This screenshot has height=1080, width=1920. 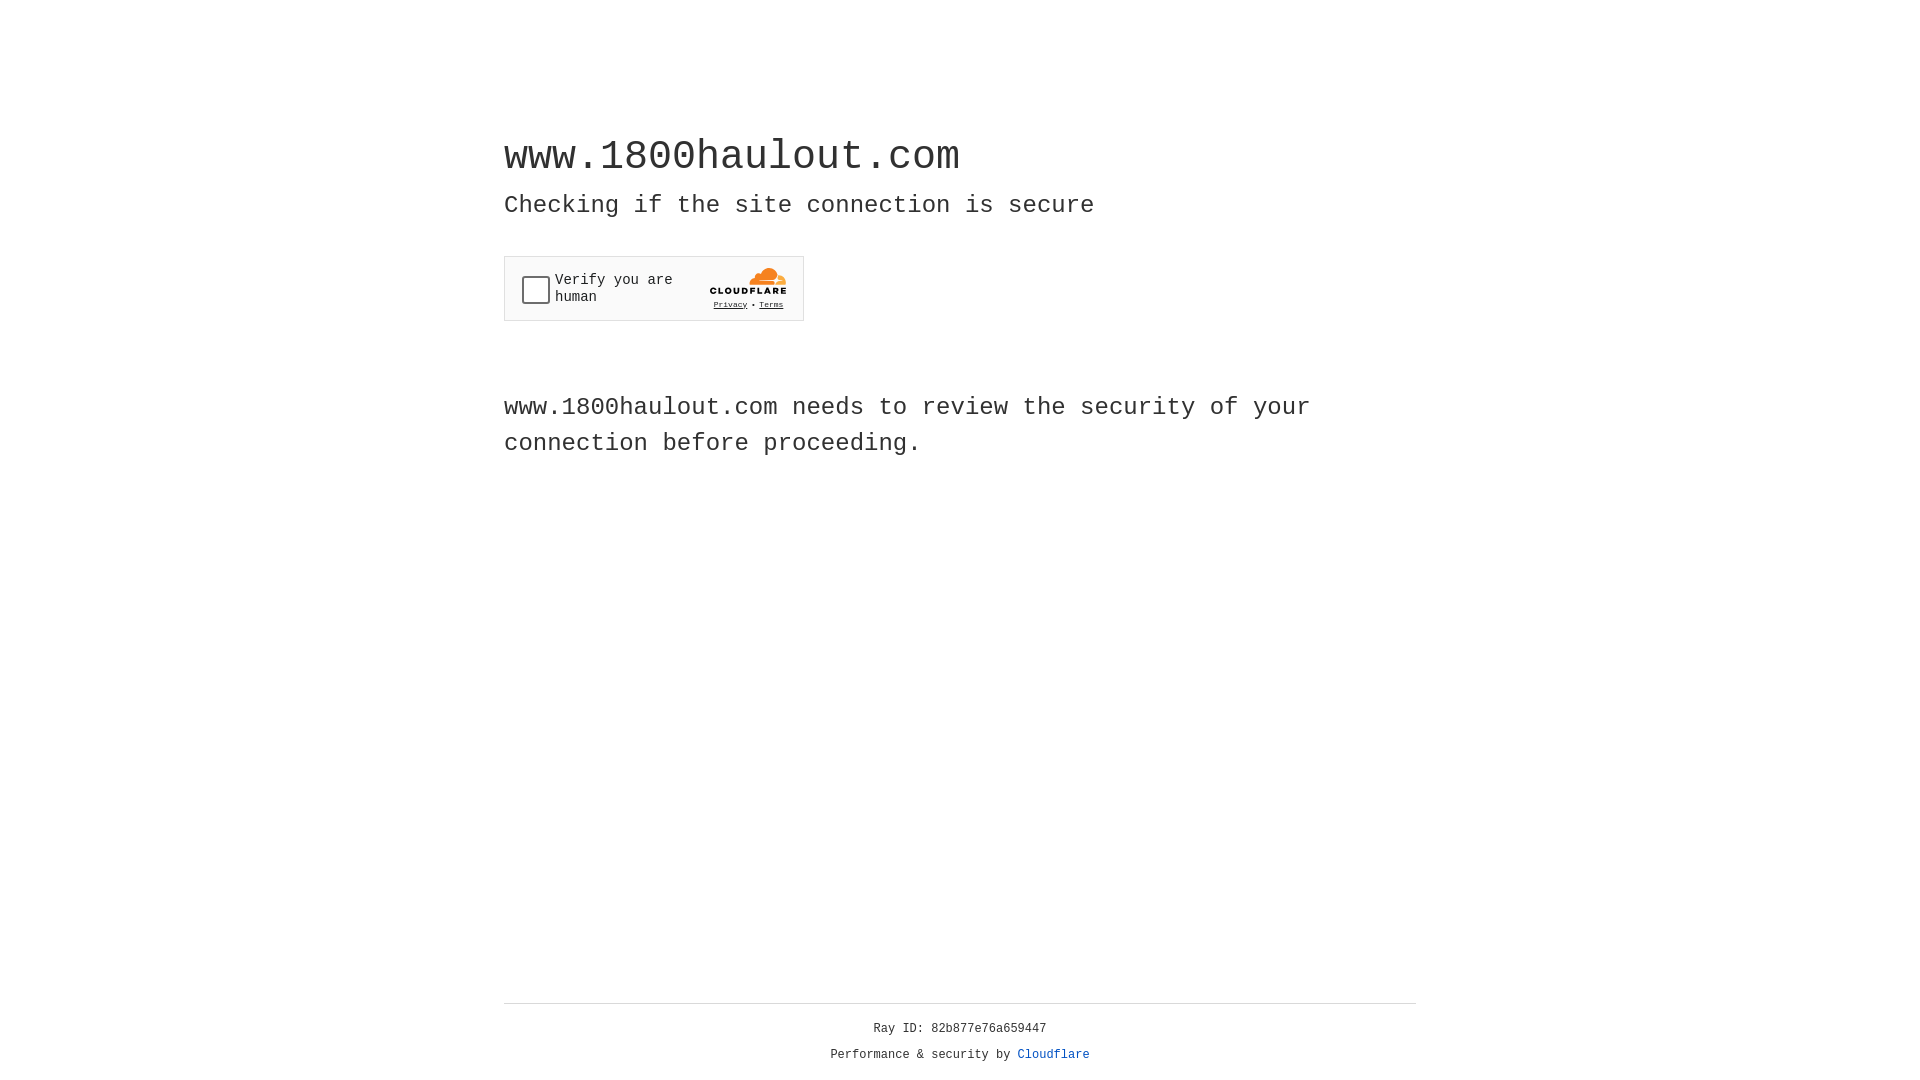 I want to click on 'Widget containing a Cloudflare security challenge', so click(x=653, y=288).